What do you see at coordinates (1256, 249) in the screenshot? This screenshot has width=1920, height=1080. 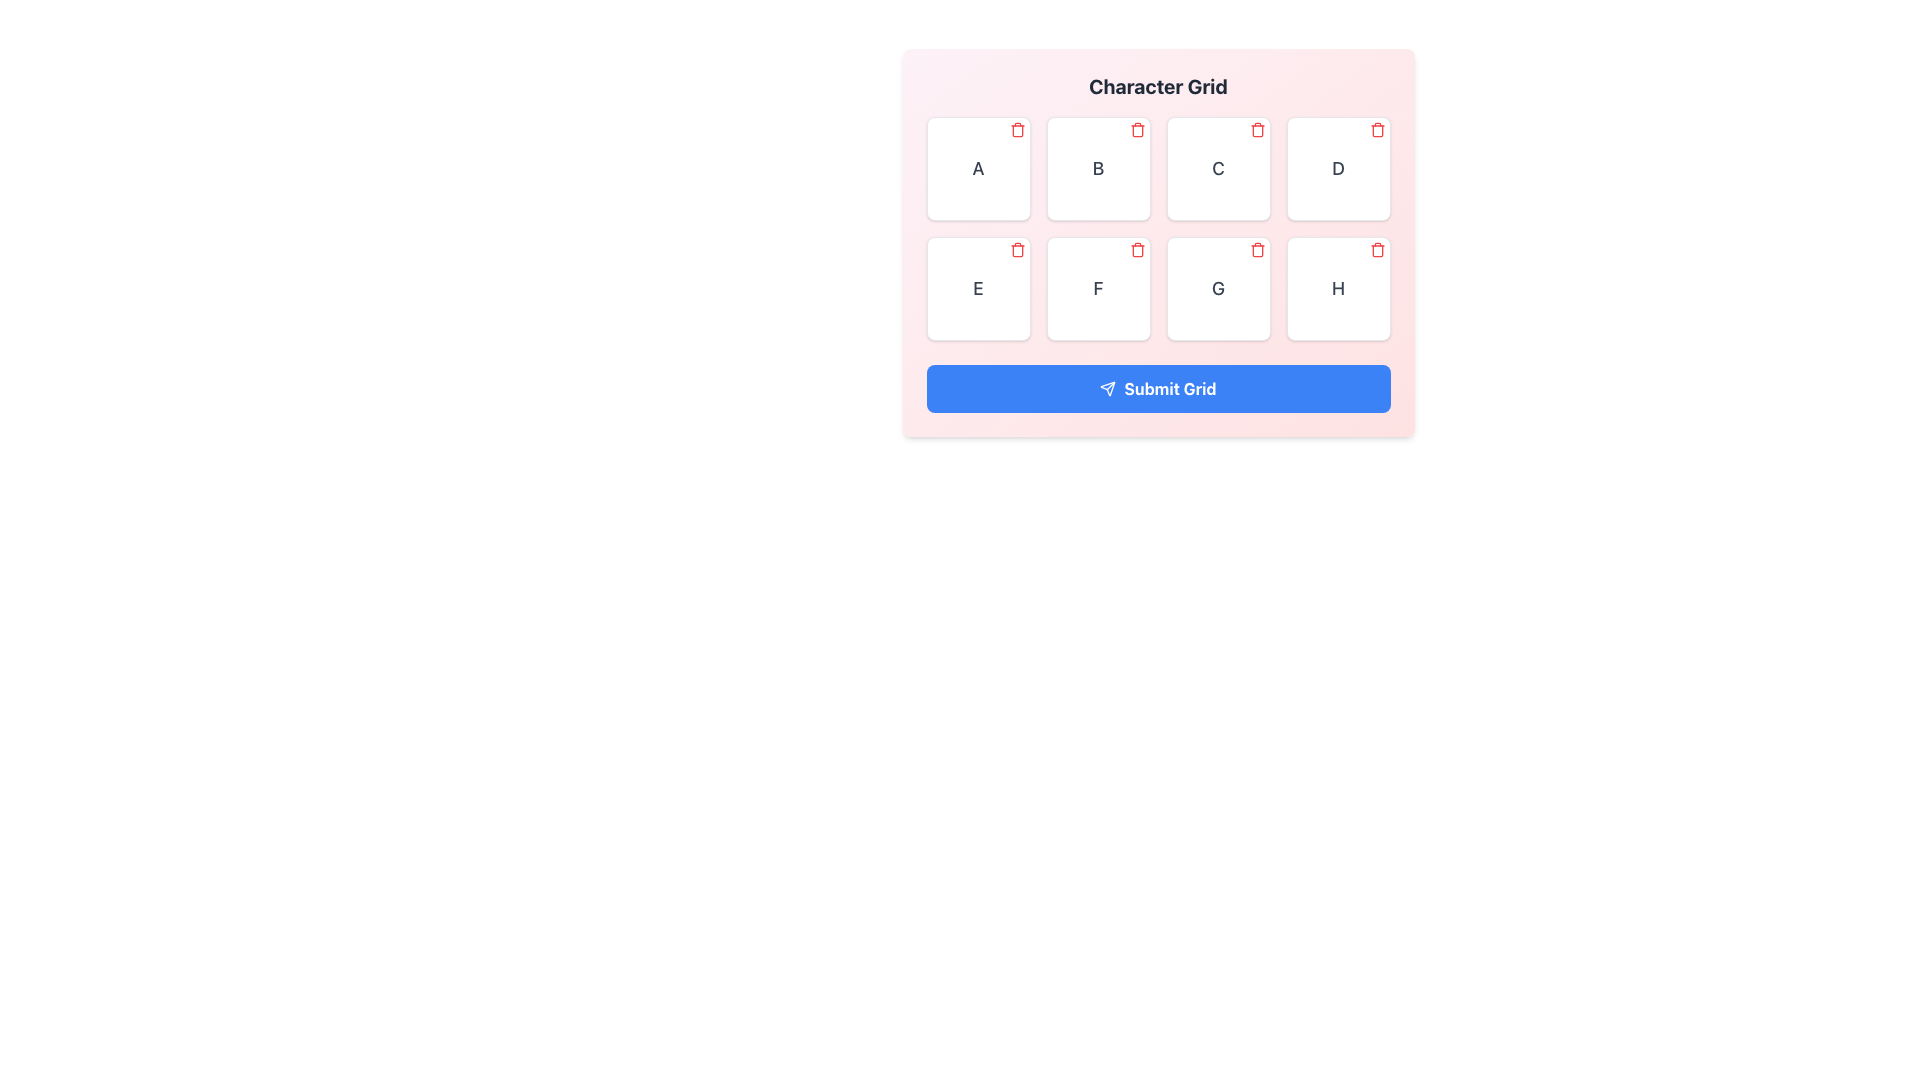 I see `the red trash bin icon button located at the top-right corner of the card labeled 'G'` at bounding box center [1256, 249].